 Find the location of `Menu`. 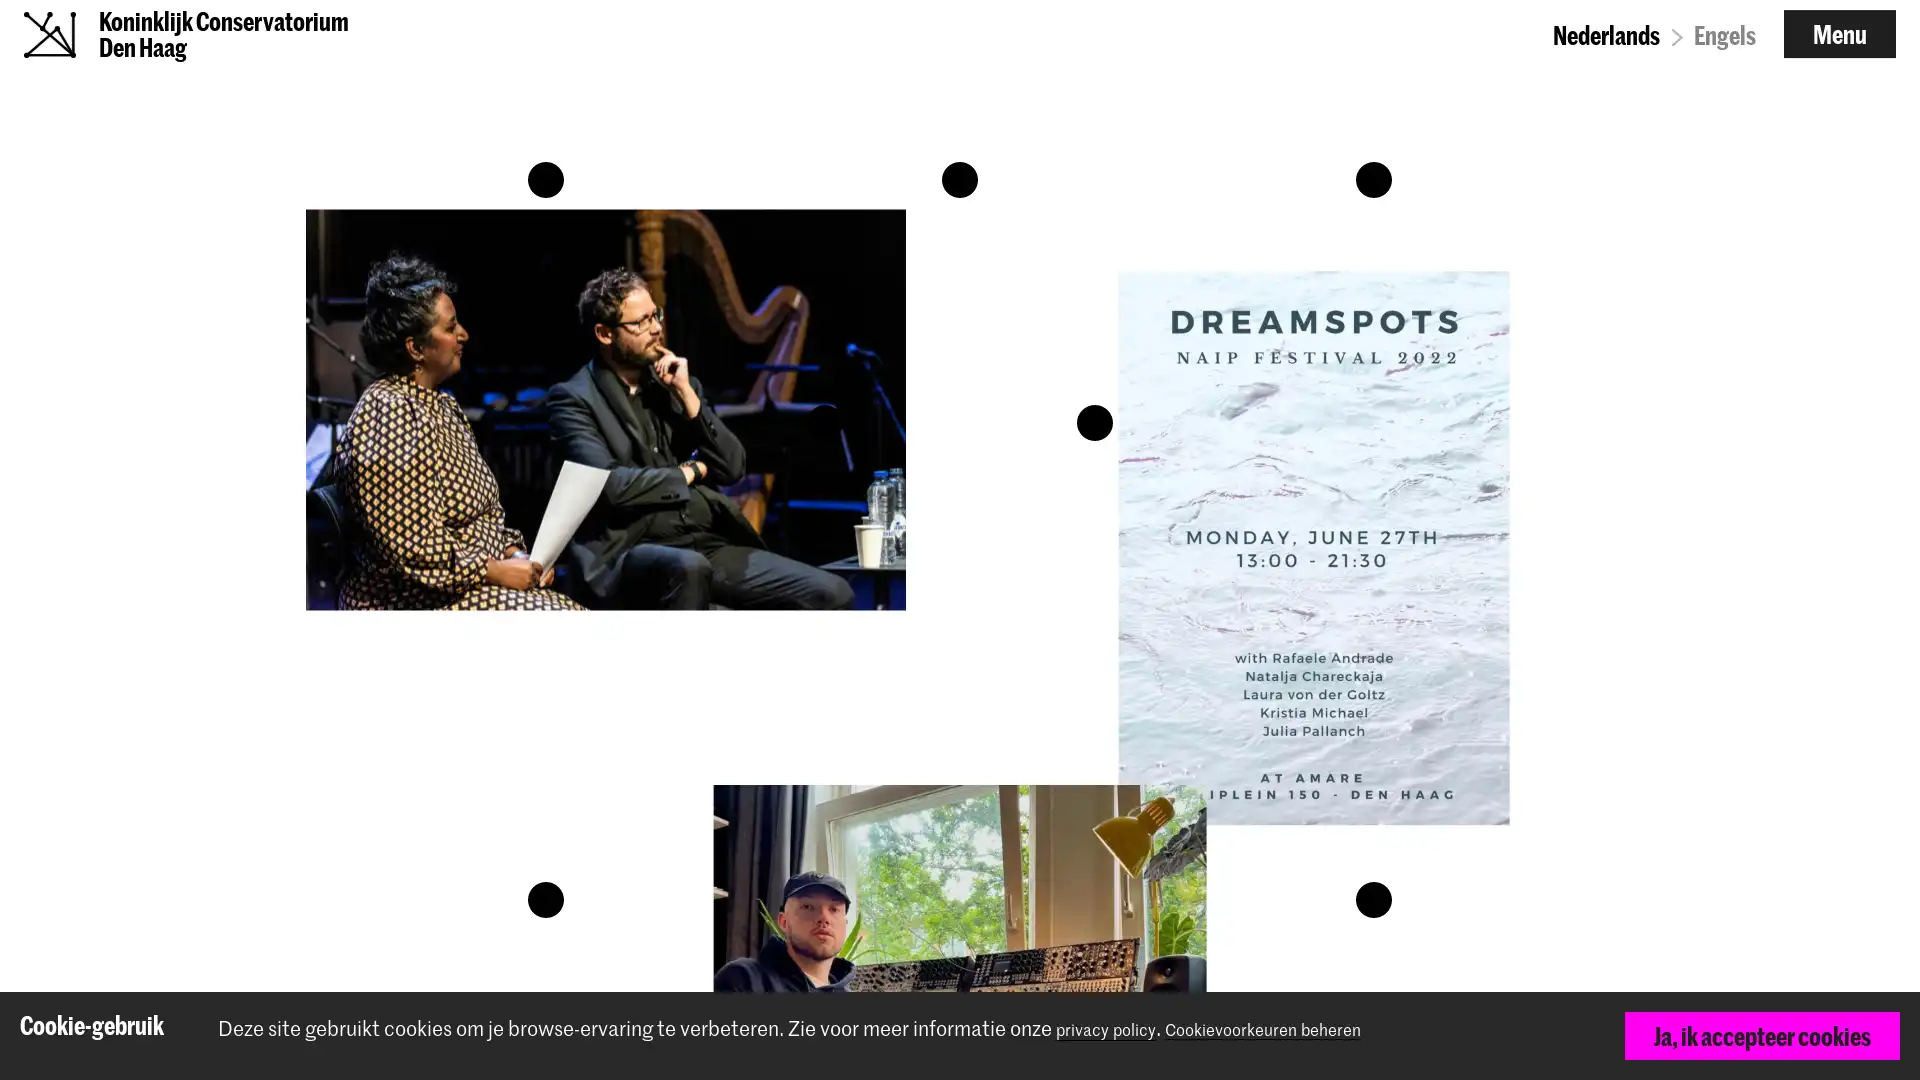

Menu is located at coordinates (1839, 46).